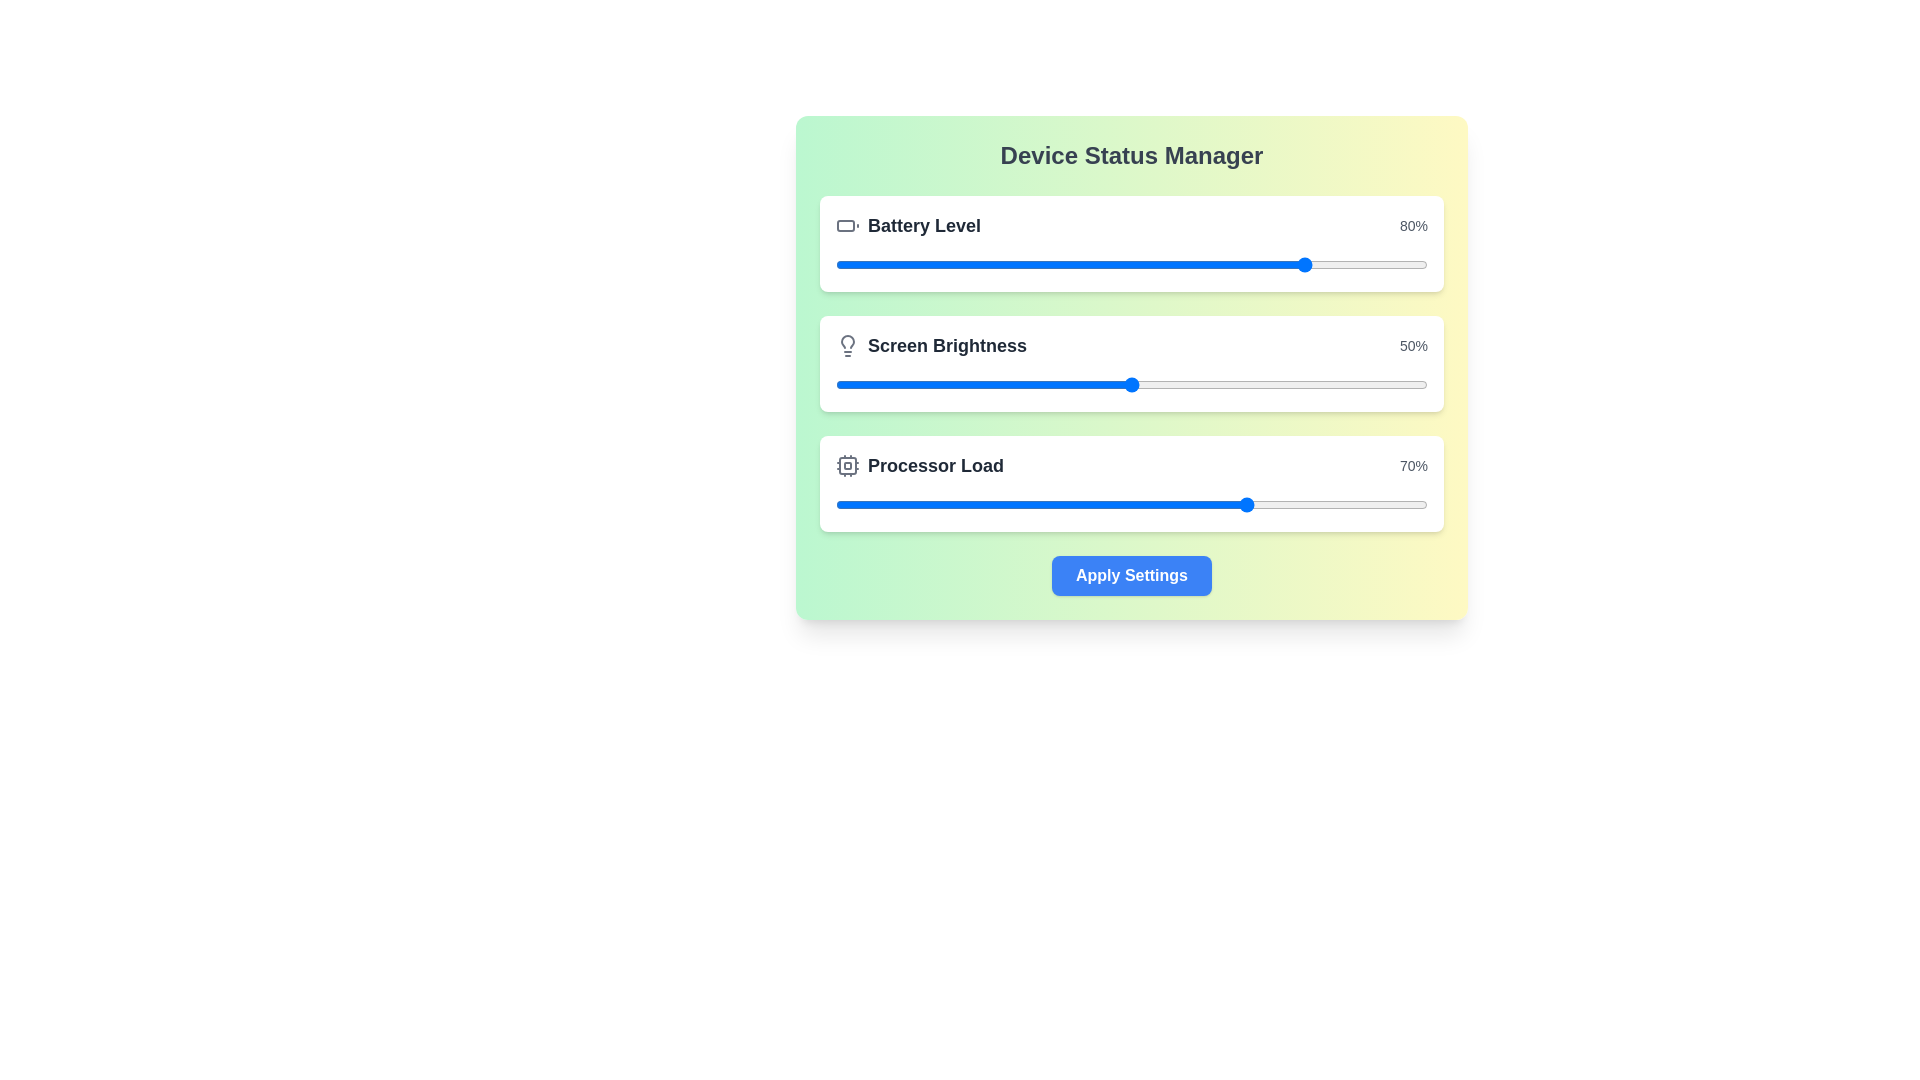  What do you see at coordinates (848, 466) in the screenshot?
I see `the CPU-shaped icon with a square outline located to the left of the 'Processor Load' text label in the third section of the interface` at bounding box center [848, 466].